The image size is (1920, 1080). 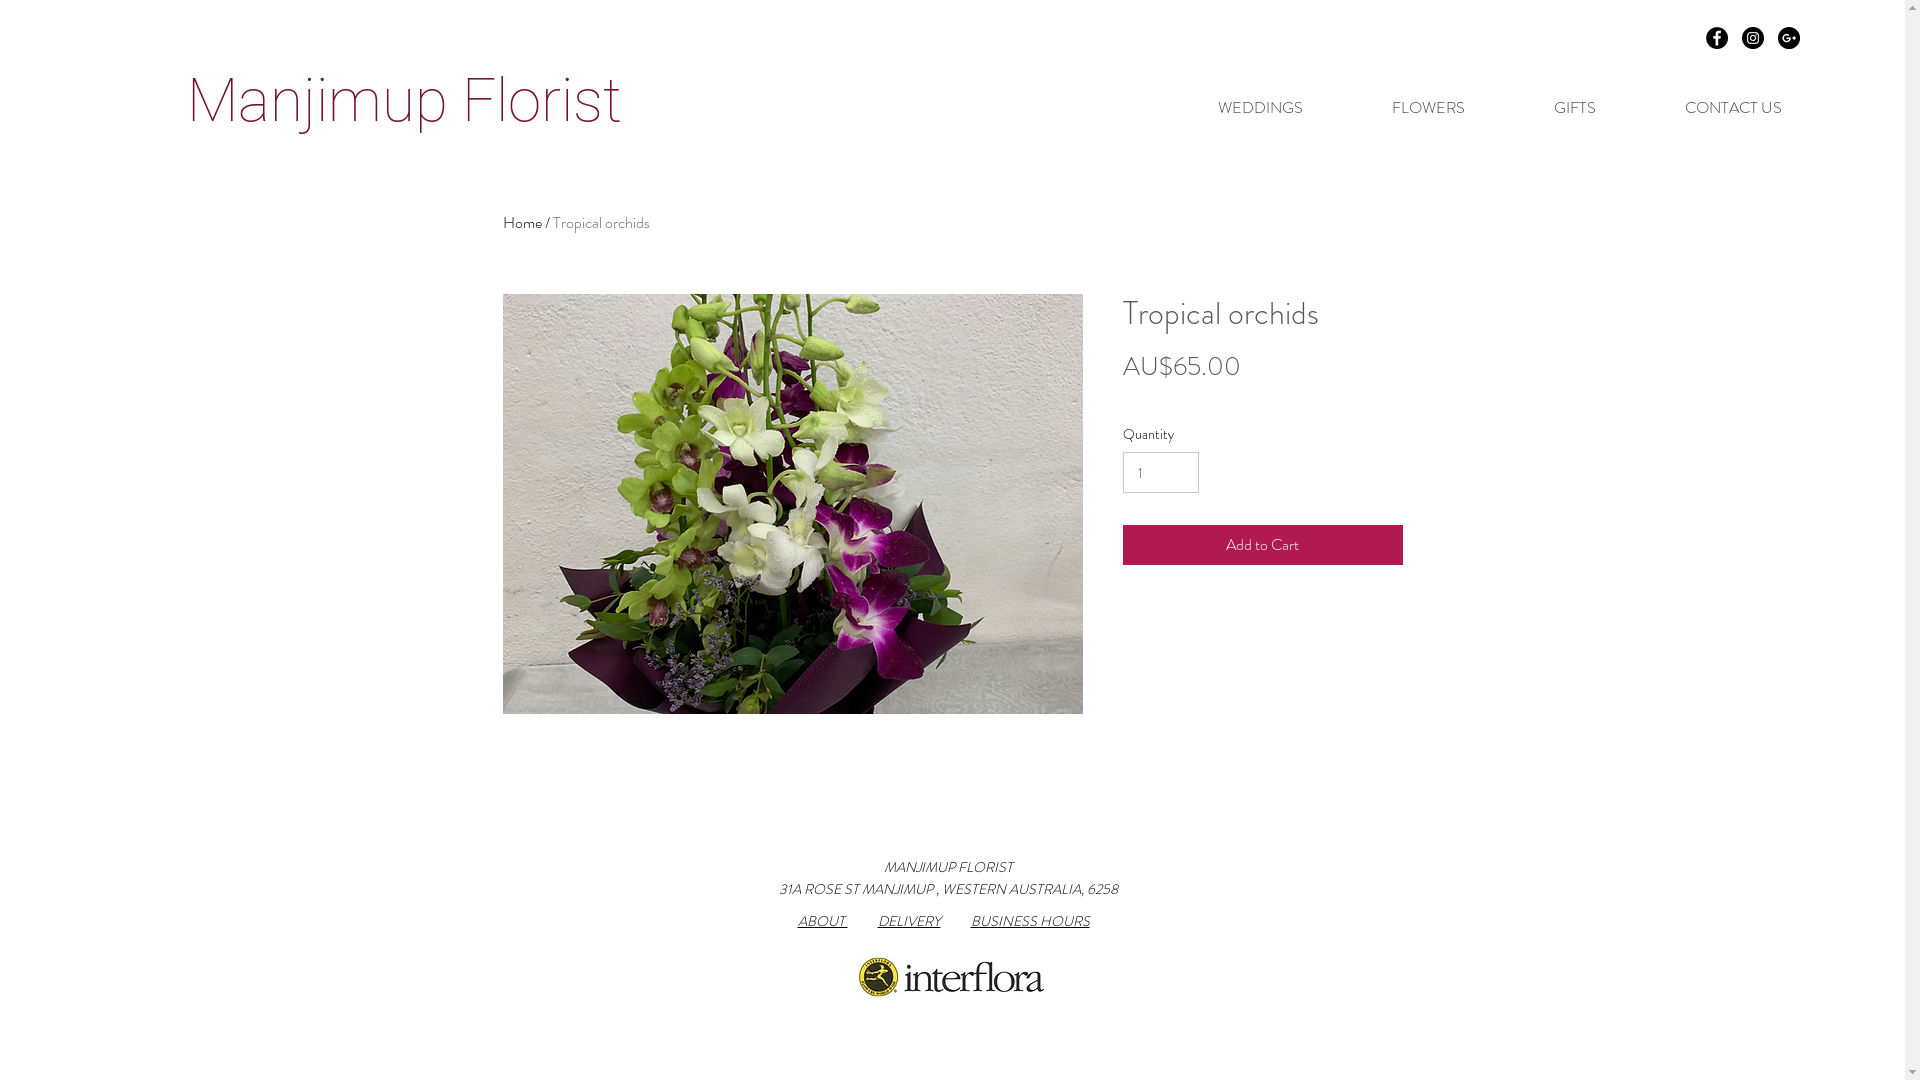 I want to click on 'CONTACT US', so click(x=1640, y=107).